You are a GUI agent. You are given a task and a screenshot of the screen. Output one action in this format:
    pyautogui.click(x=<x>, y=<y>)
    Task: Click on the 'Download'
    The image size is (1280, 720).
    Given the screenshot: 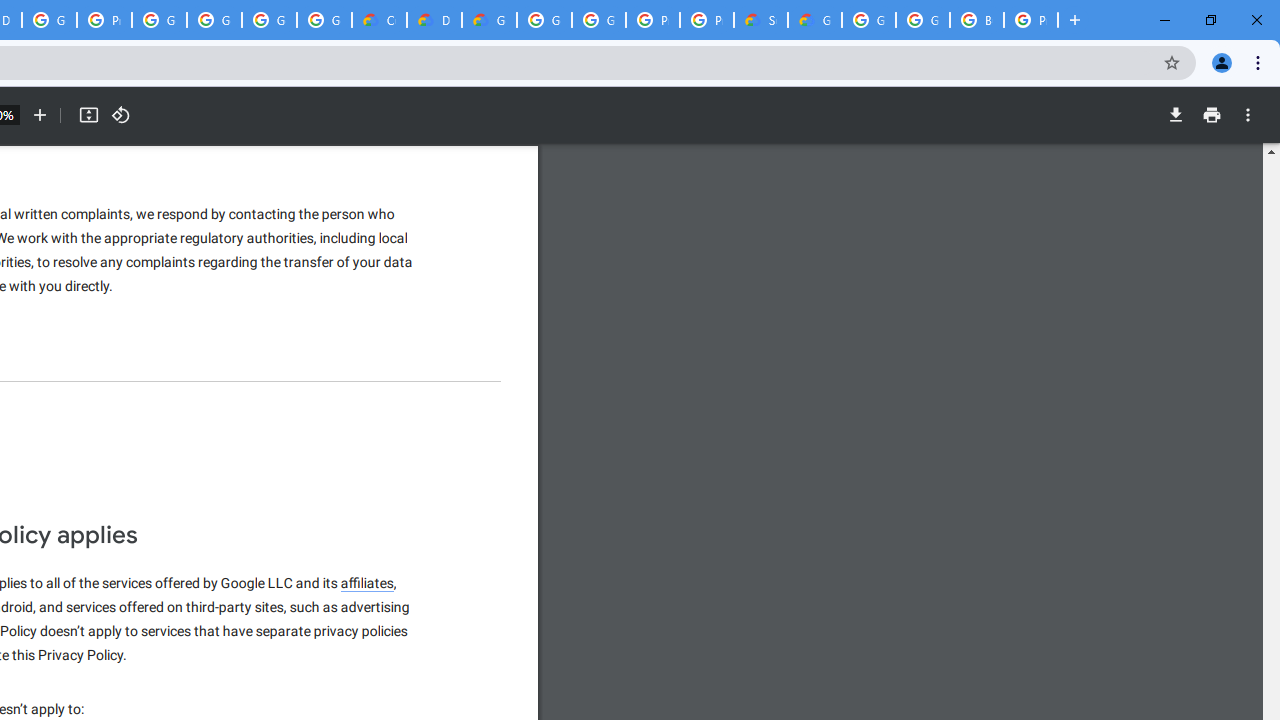 What is the action you would take?
    pyautogui.click(x=1175, y=115)
    